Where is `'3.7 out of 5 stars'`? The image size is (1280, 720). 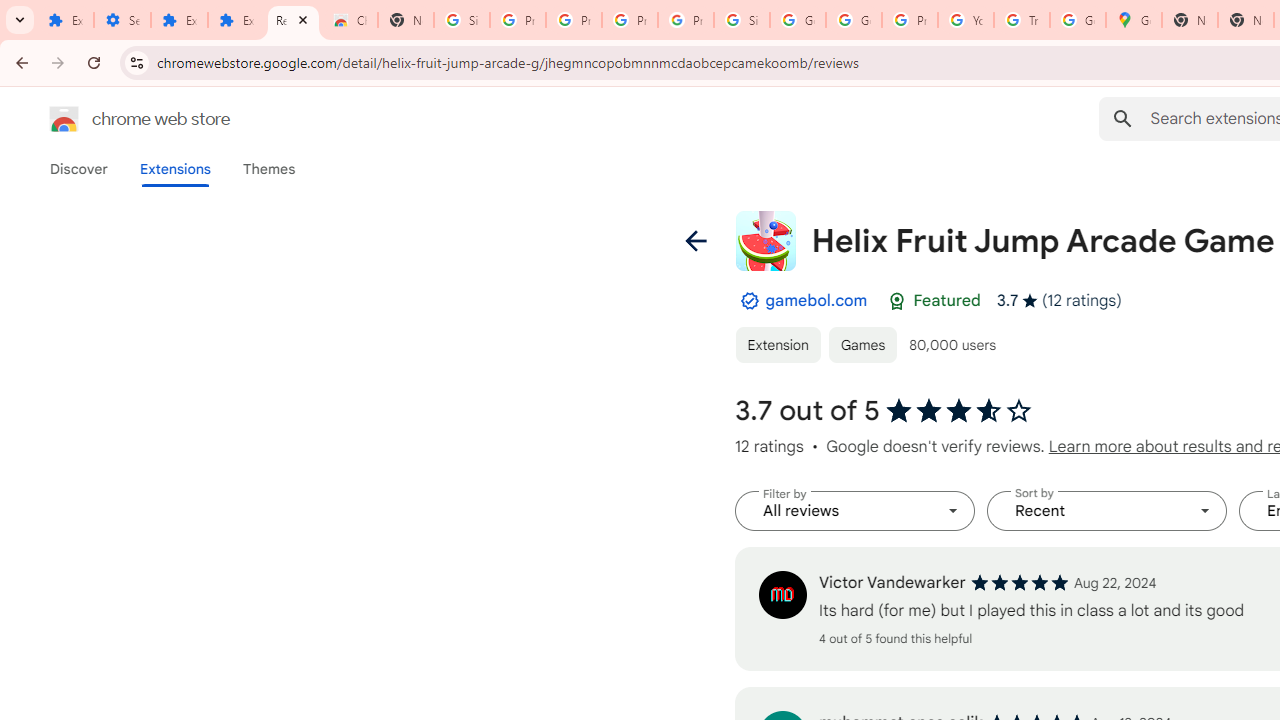
'3.7 out of 5 stars' is located at coordinates (960, 410).